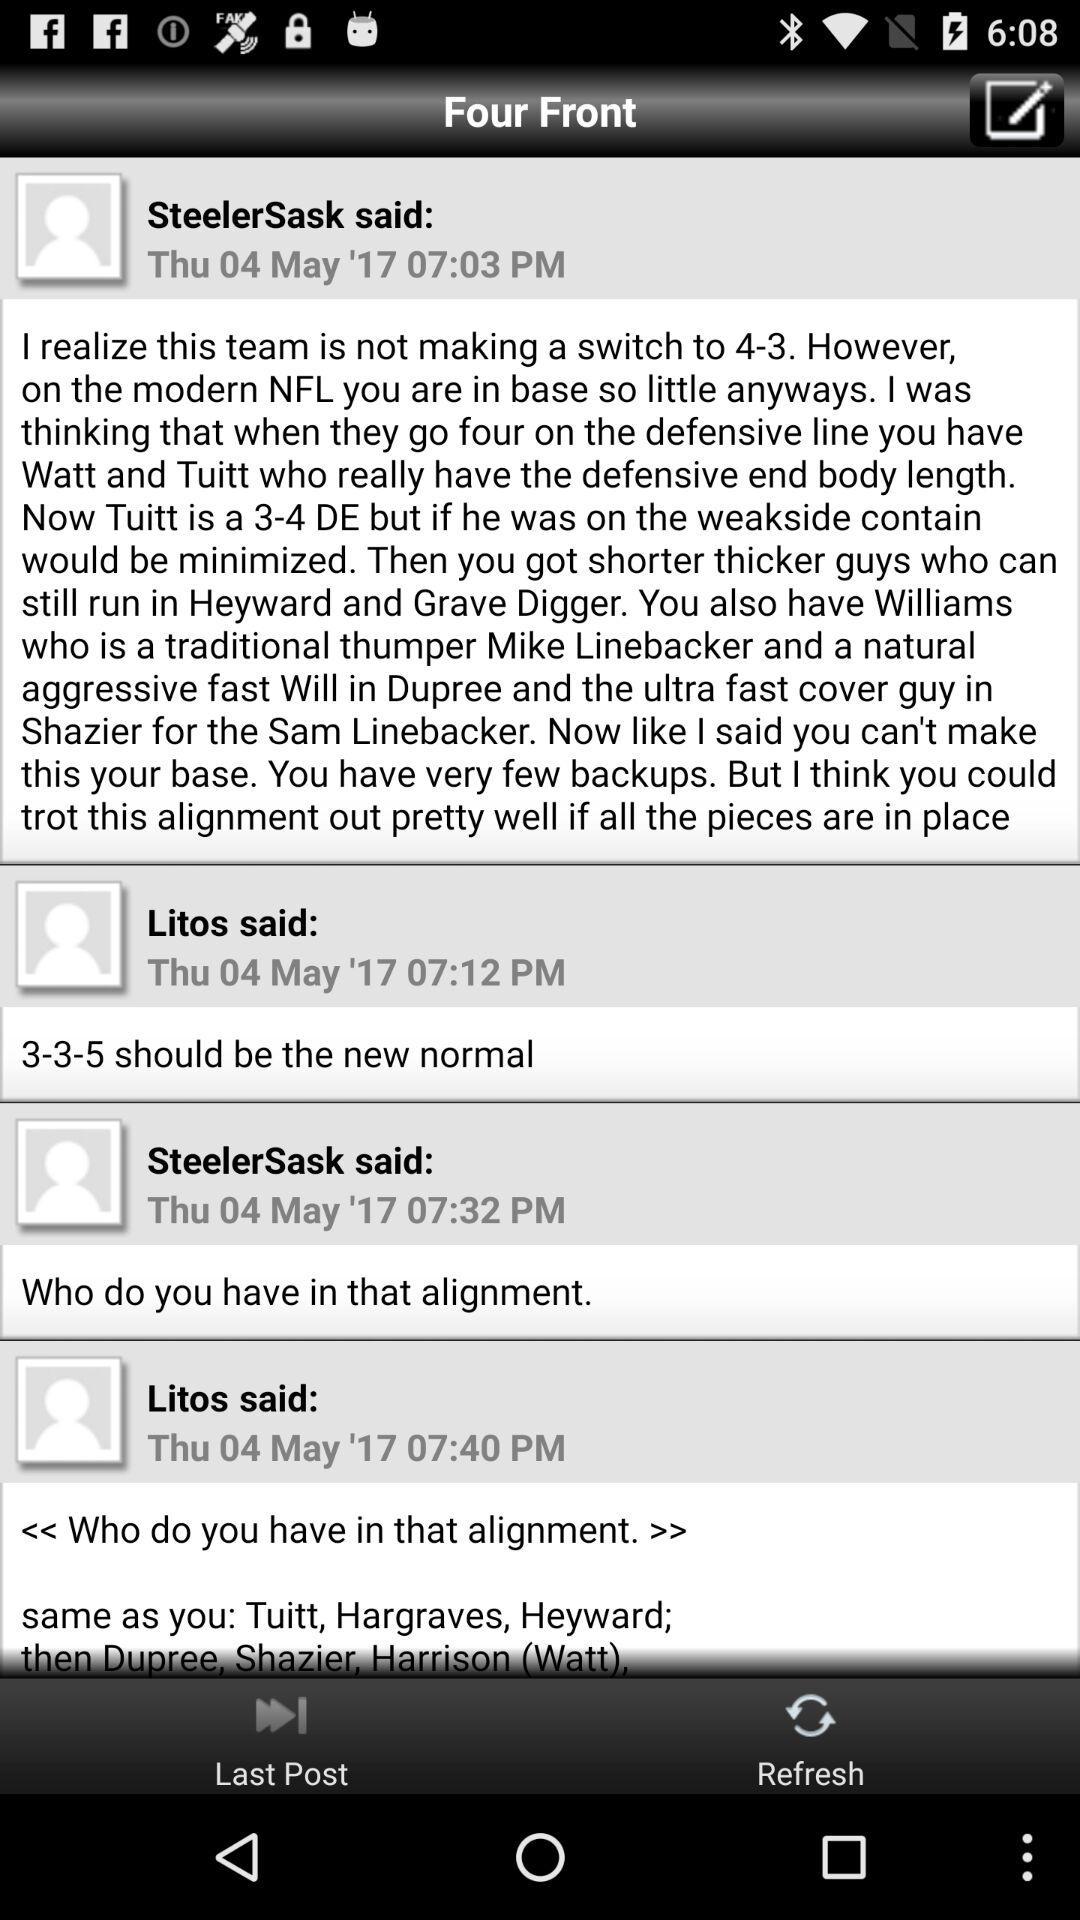 This screenshot has height=1920, width=1080. Describe the element at coordinates (72, 1413) in the screenshot. I see `search profile` at that location.